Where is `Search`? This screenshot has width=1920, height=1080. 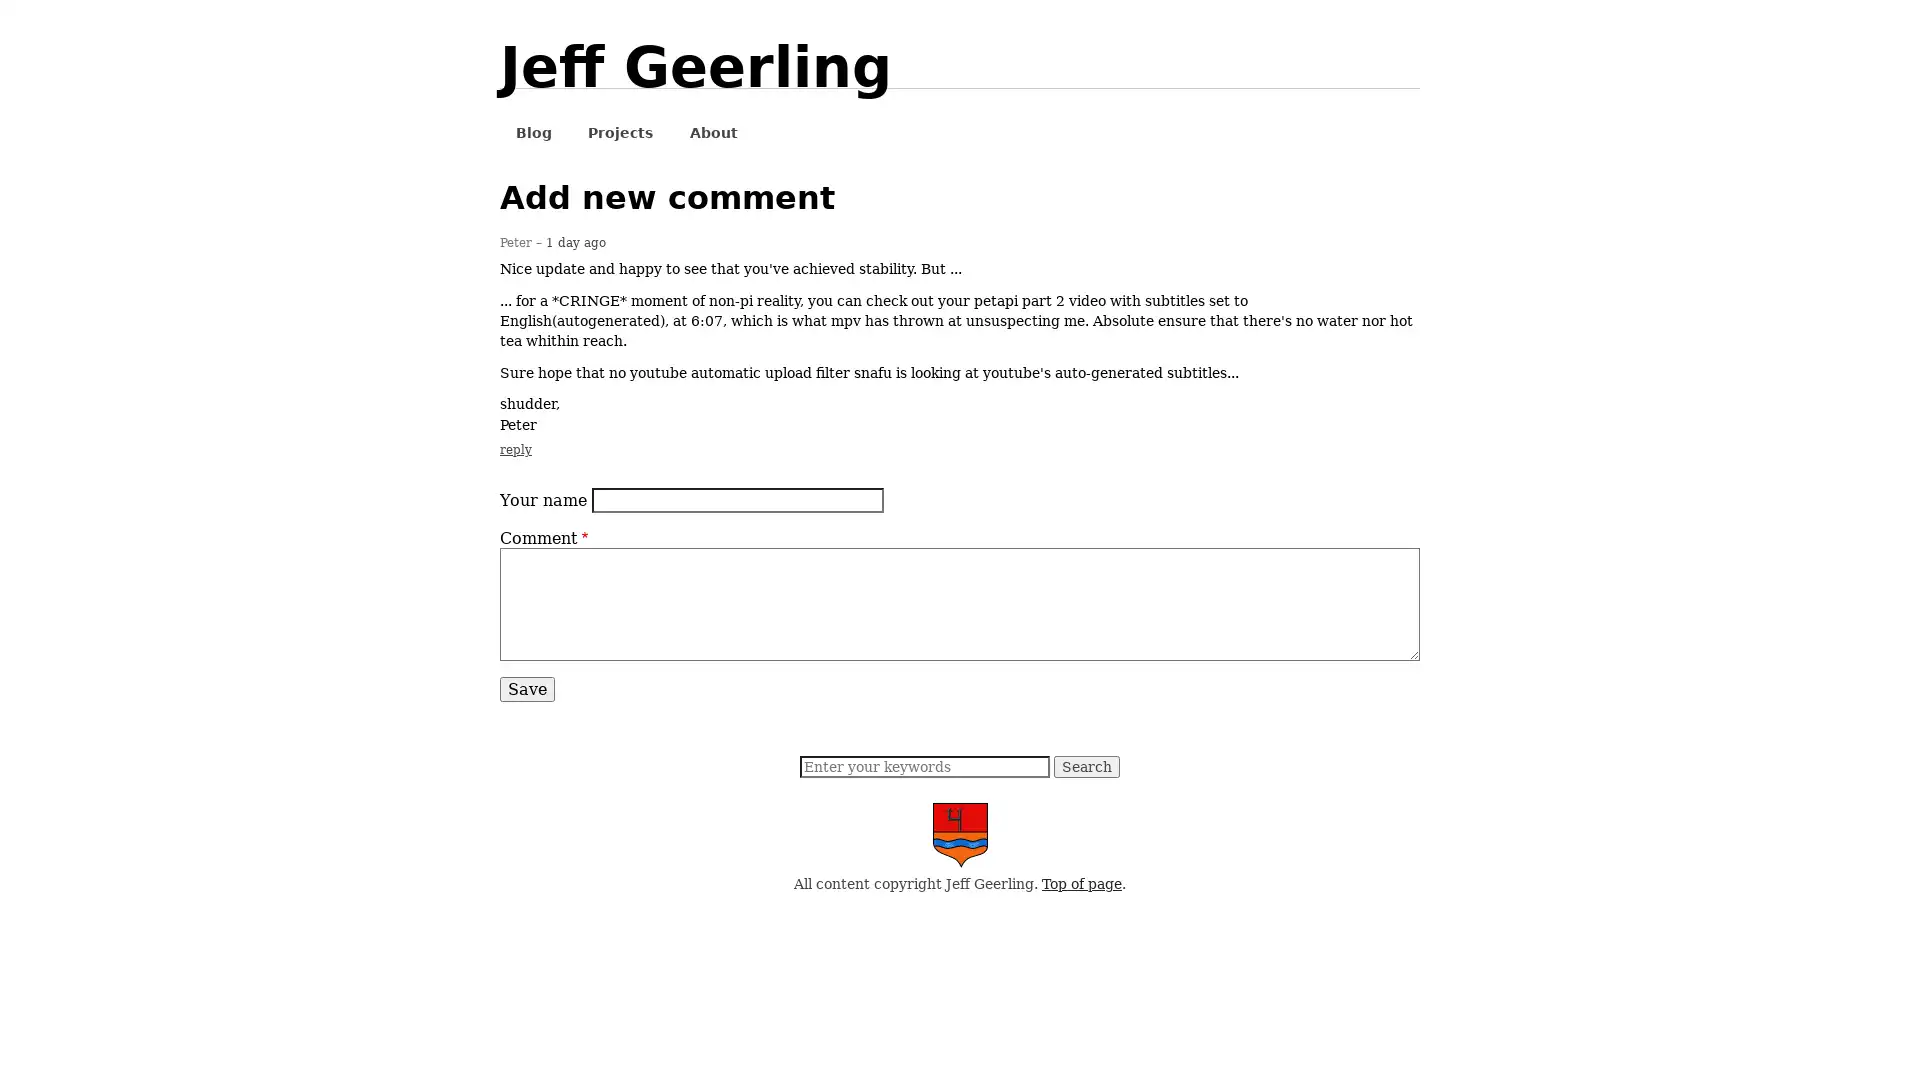
Search is located at coordinates (1085, 766).